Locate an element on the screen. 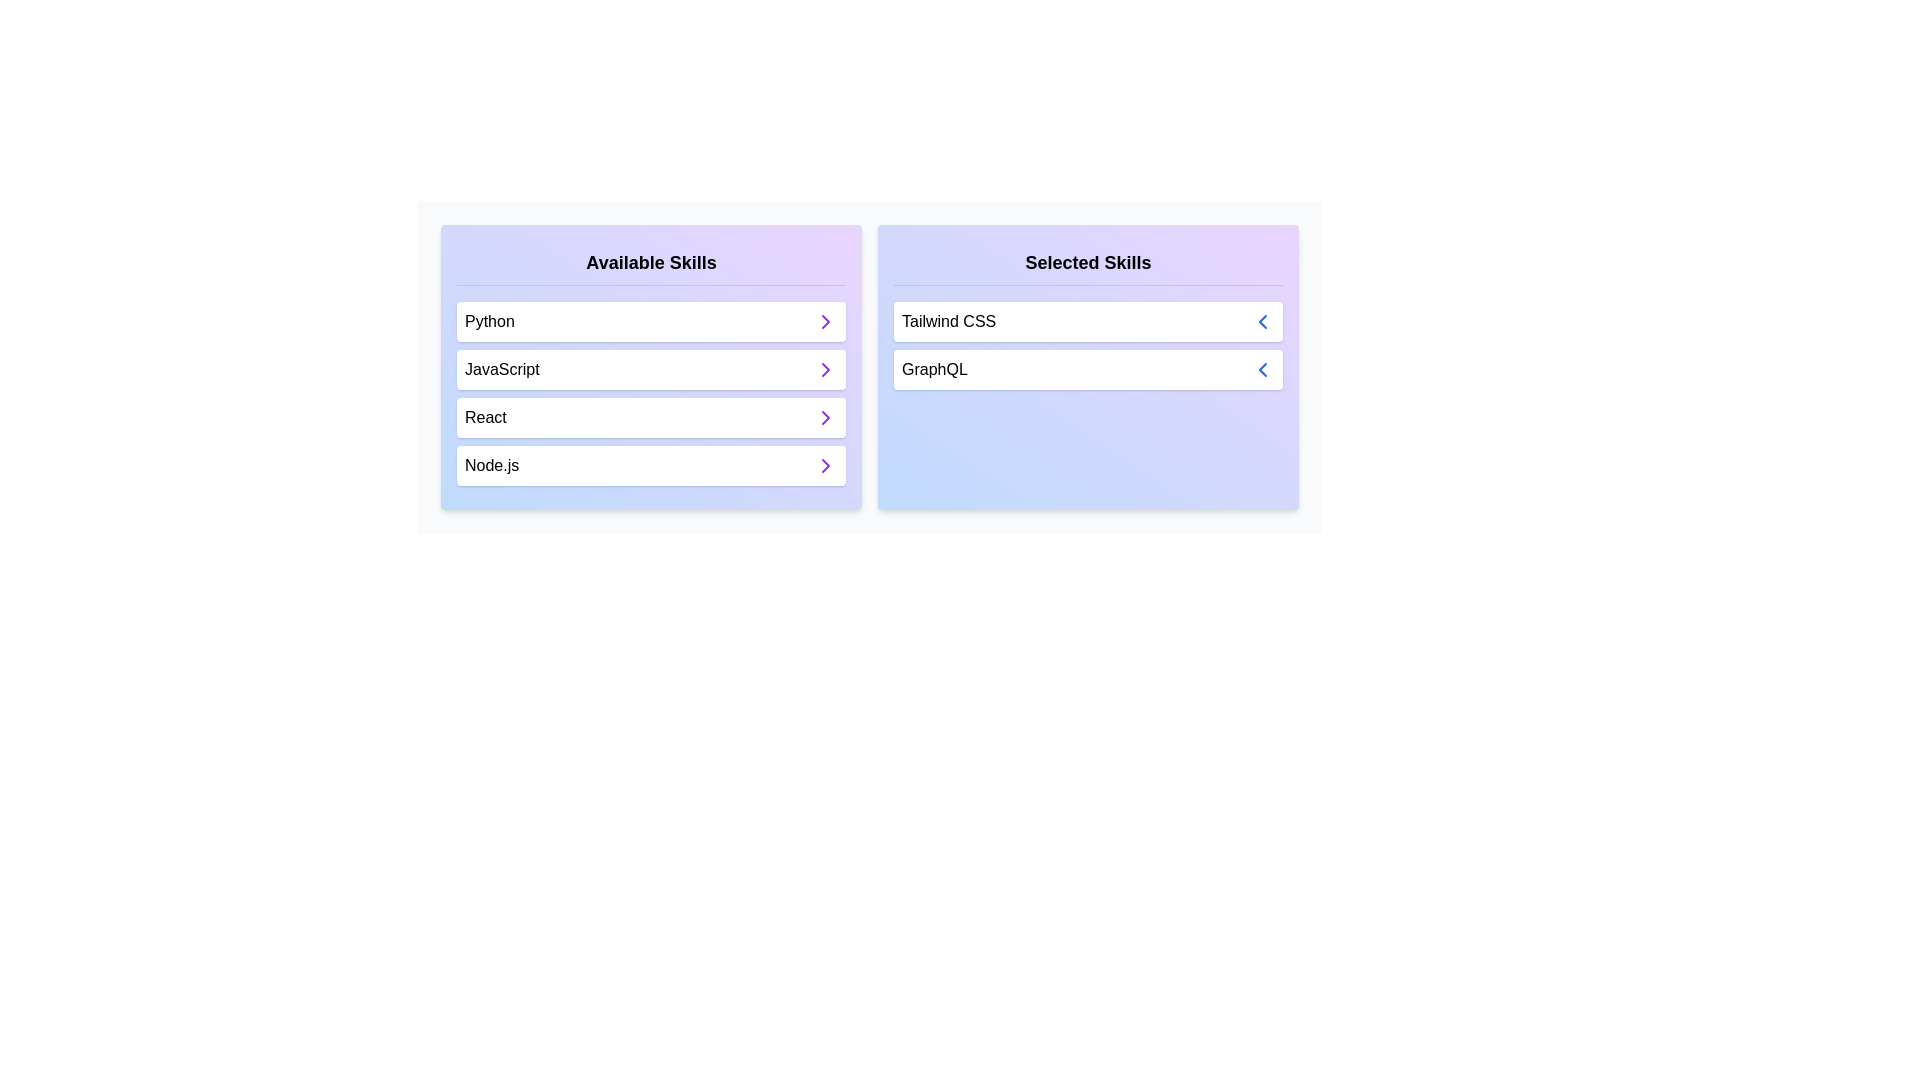  button next to the skill Tailwind CSS in the 'Selected Skills' list to move it to the 'Available Skills' list is located at coordinates (1261, 320).